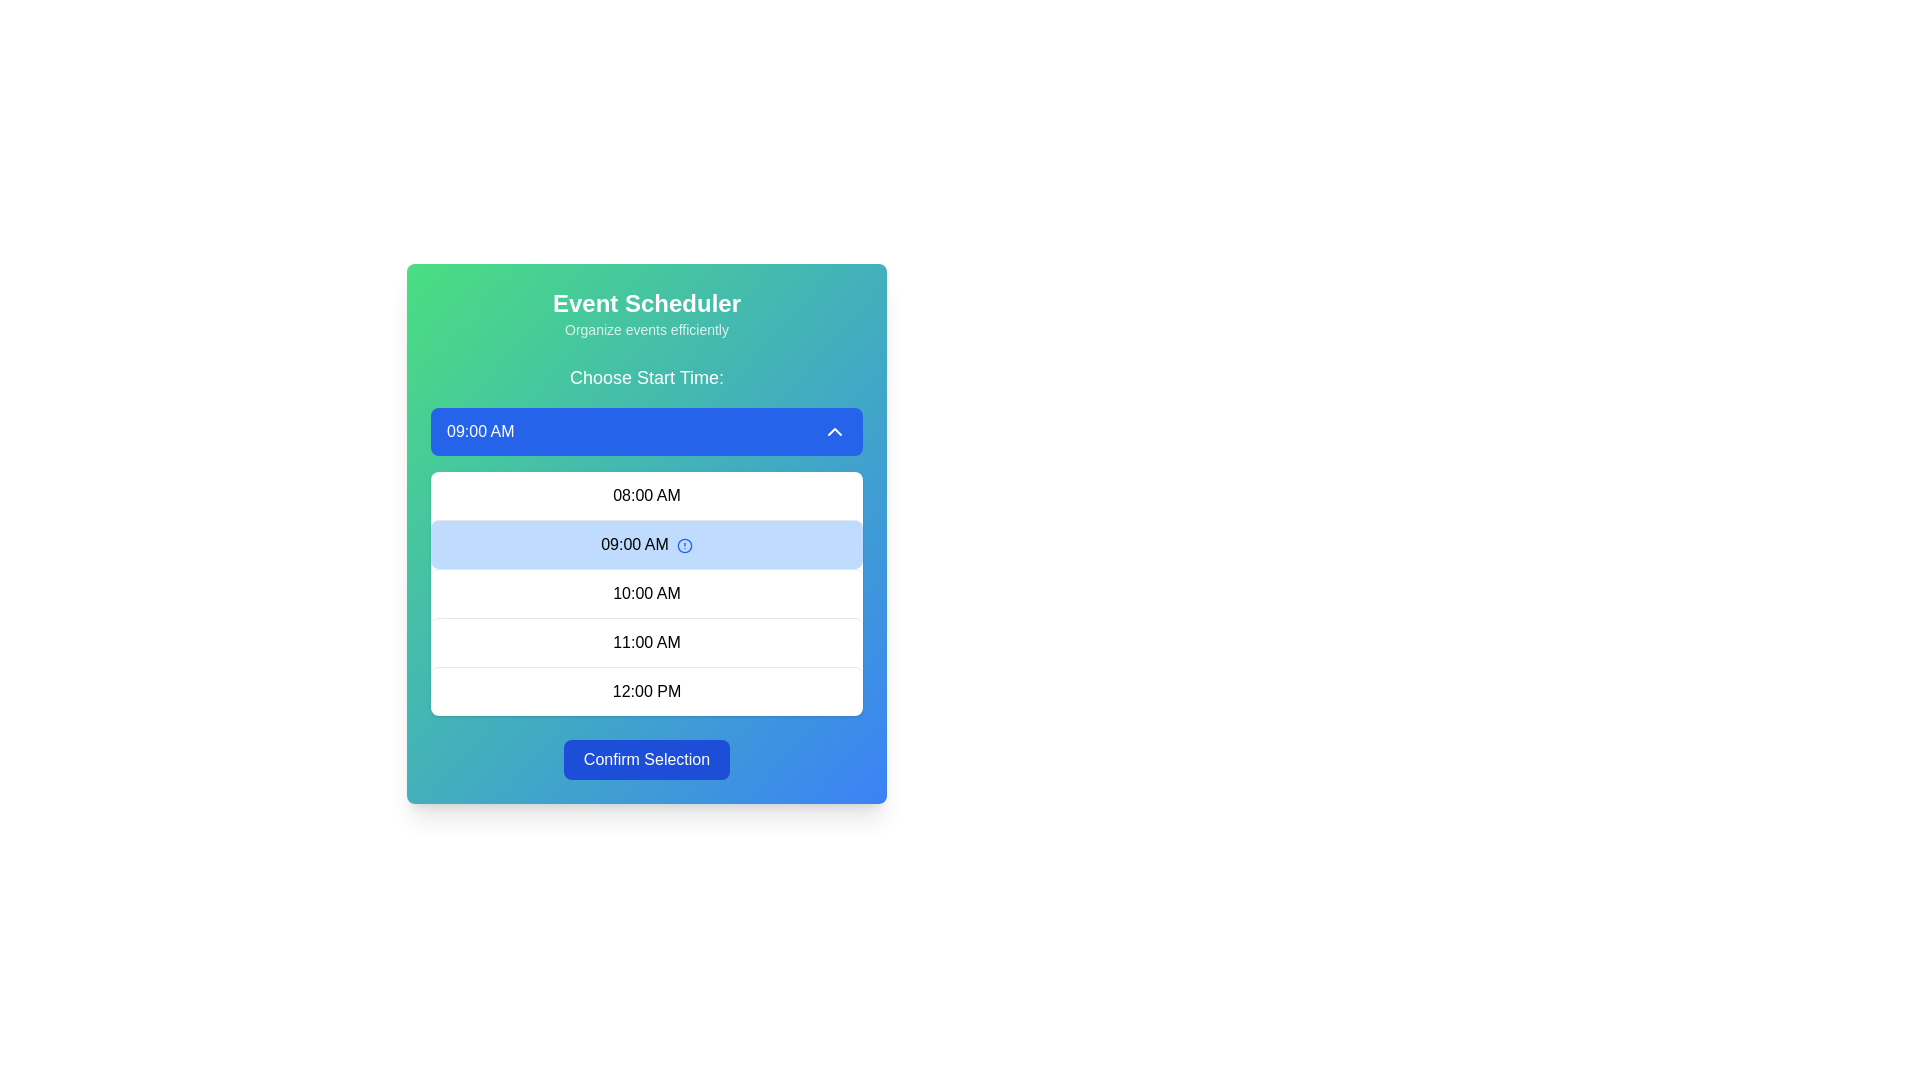 This screenshot has height=1080, width=1920. What do you see at coordinates (647, 543) in the screenshot?
I see `the '09:00 AM' time selection button in the dropdown menu` at bounding box center [647, 543].